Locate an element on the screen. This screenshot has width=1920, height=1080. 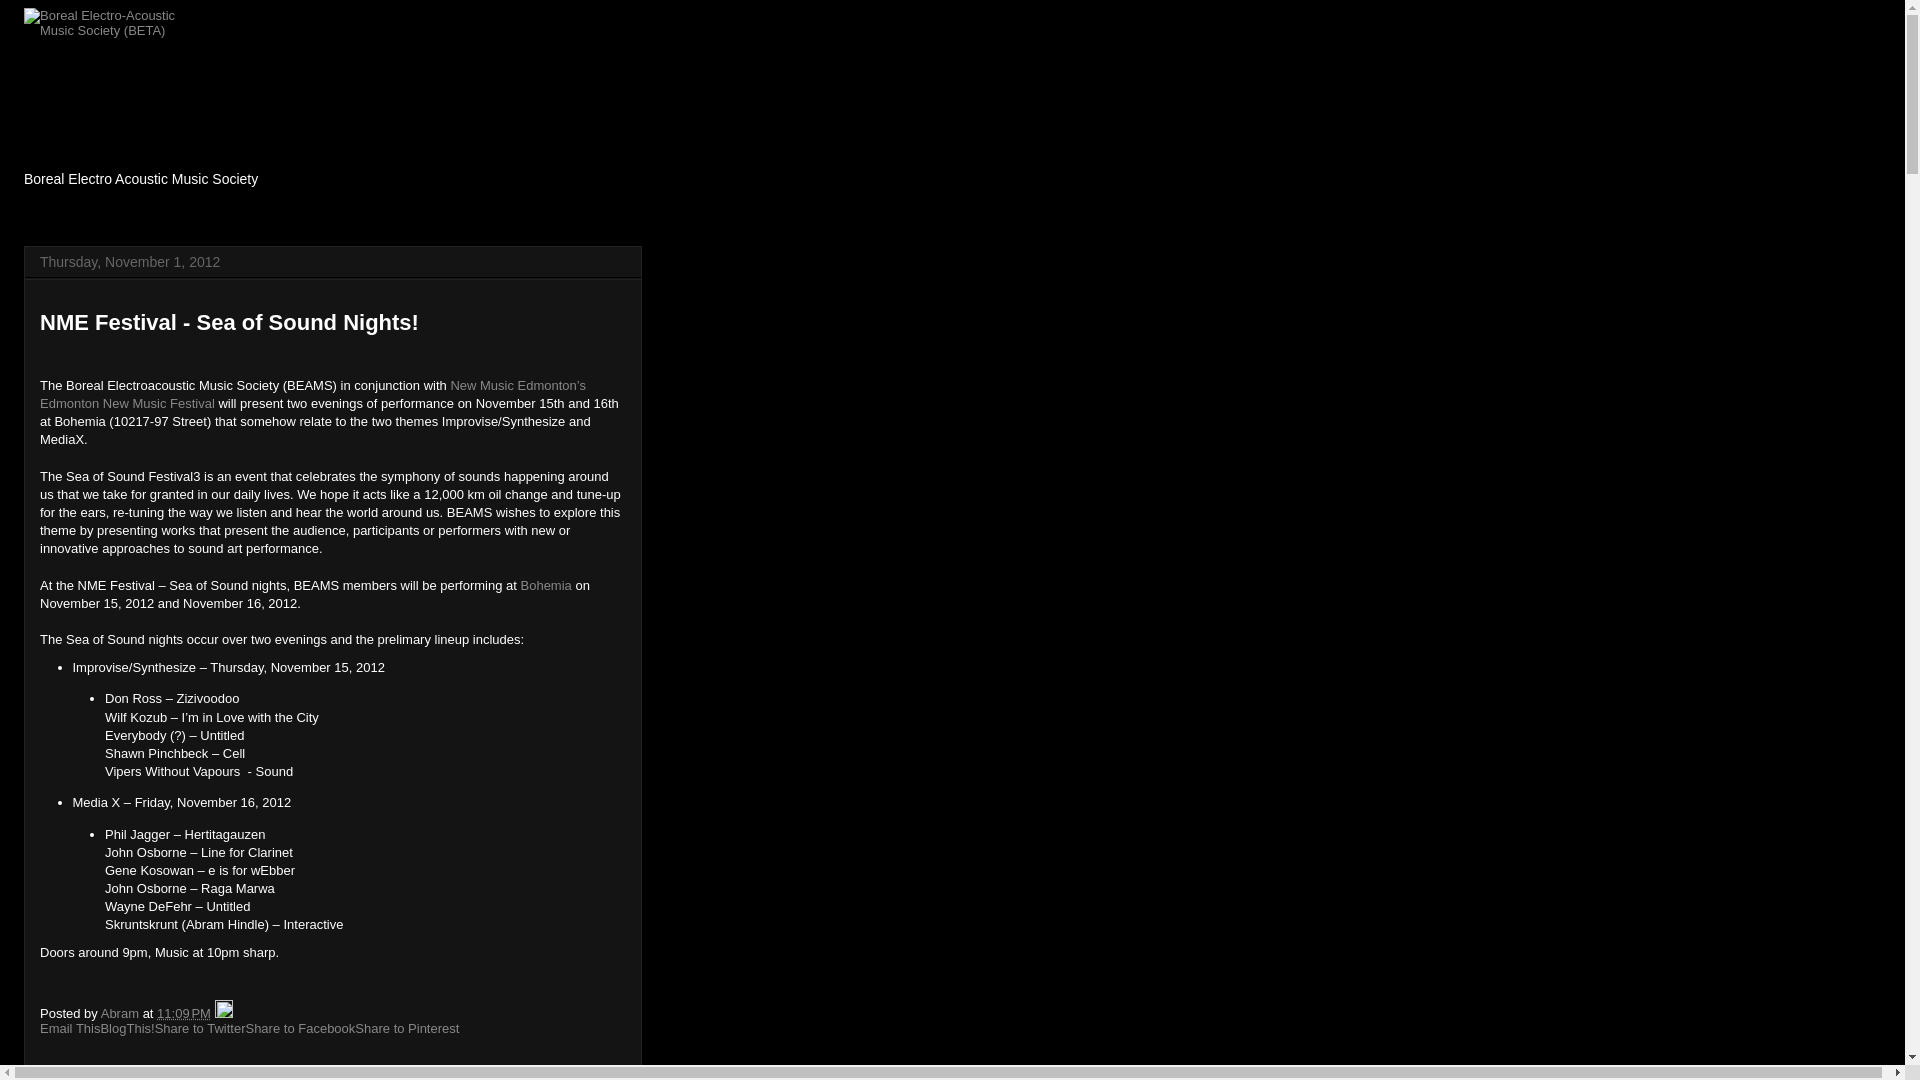
'Abram' is located at coordinates (99, 1013).